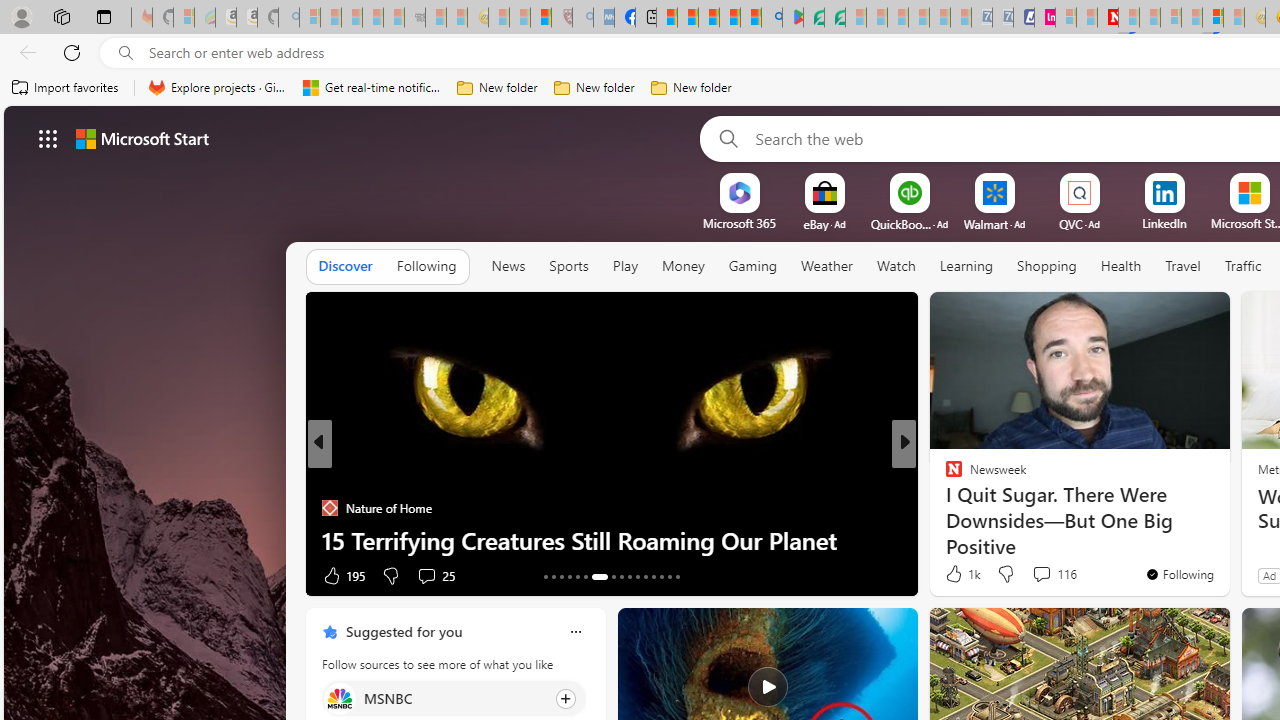  What do you see at coordinates (677, 577) in the screenshot?
I see `'AutomationID: tab-42'` at bounding box center [677, 577].